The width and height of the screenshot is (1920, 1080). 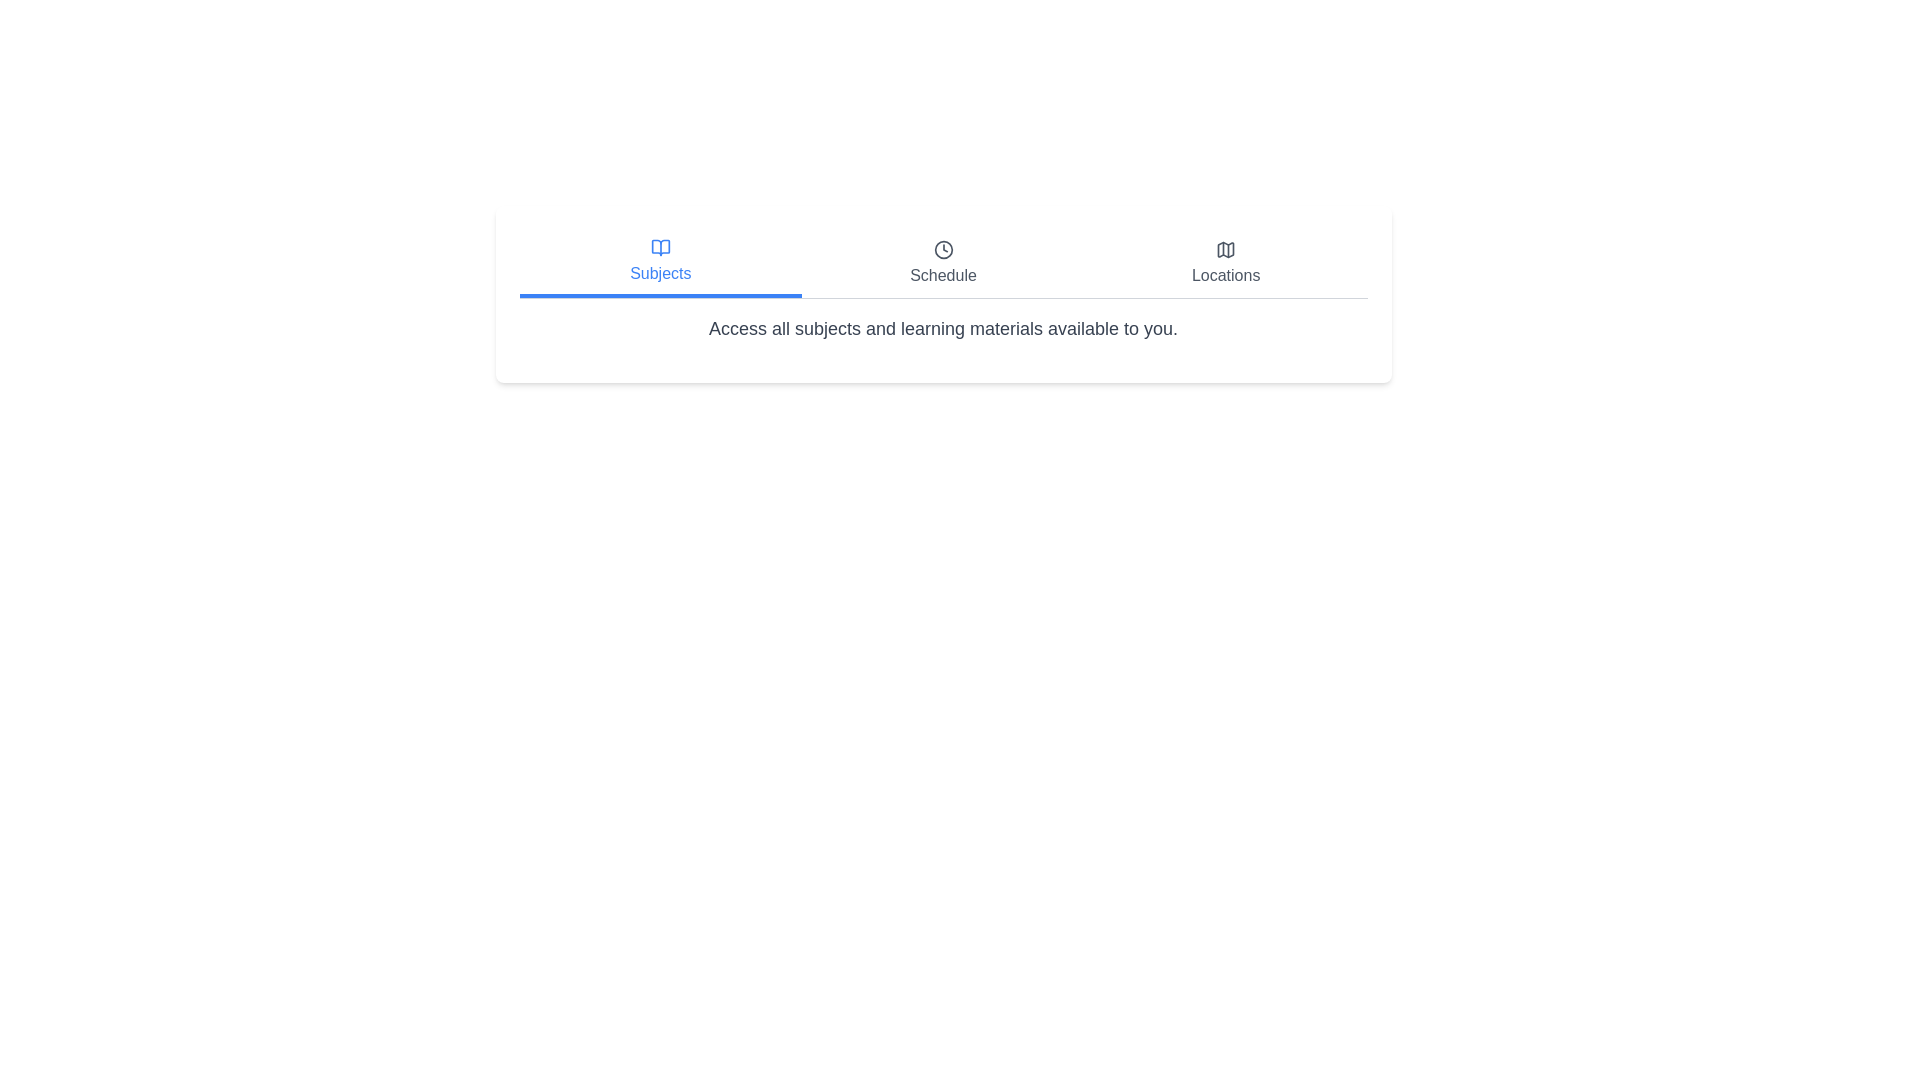 I want to click on the text content within the component, so click(x=519, y=315).